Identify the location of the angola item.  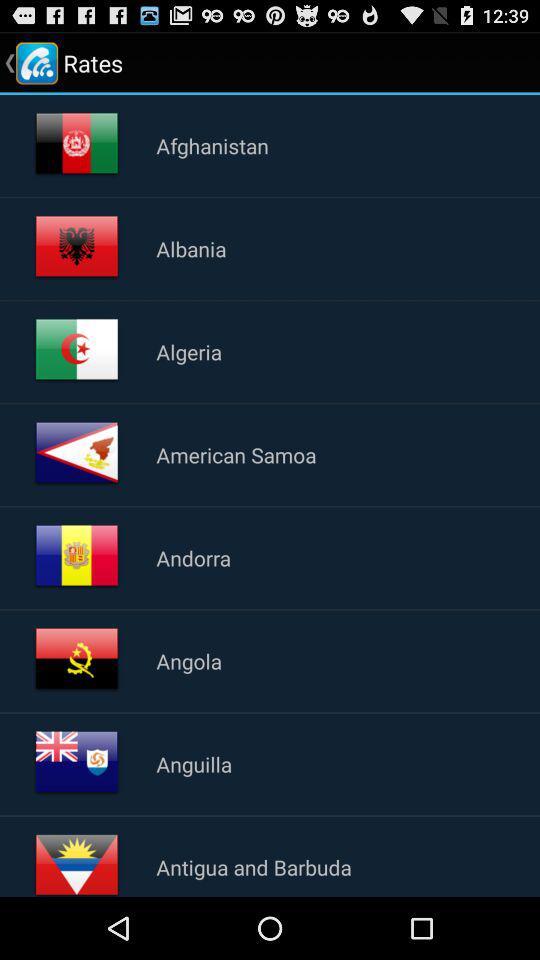
(189, 661).